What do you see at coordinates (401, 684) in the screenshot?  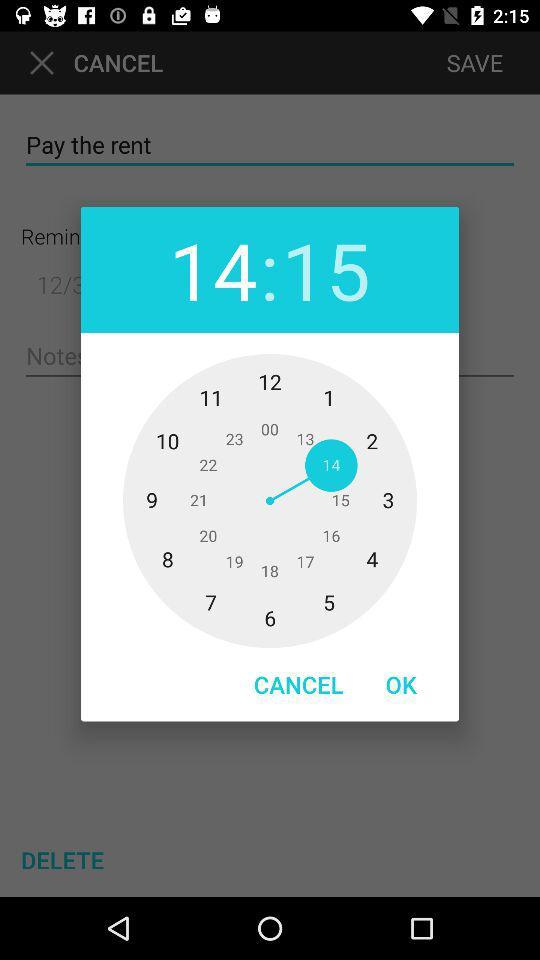 I see `item to the right of cancel item` at bounding box center [401, 684].